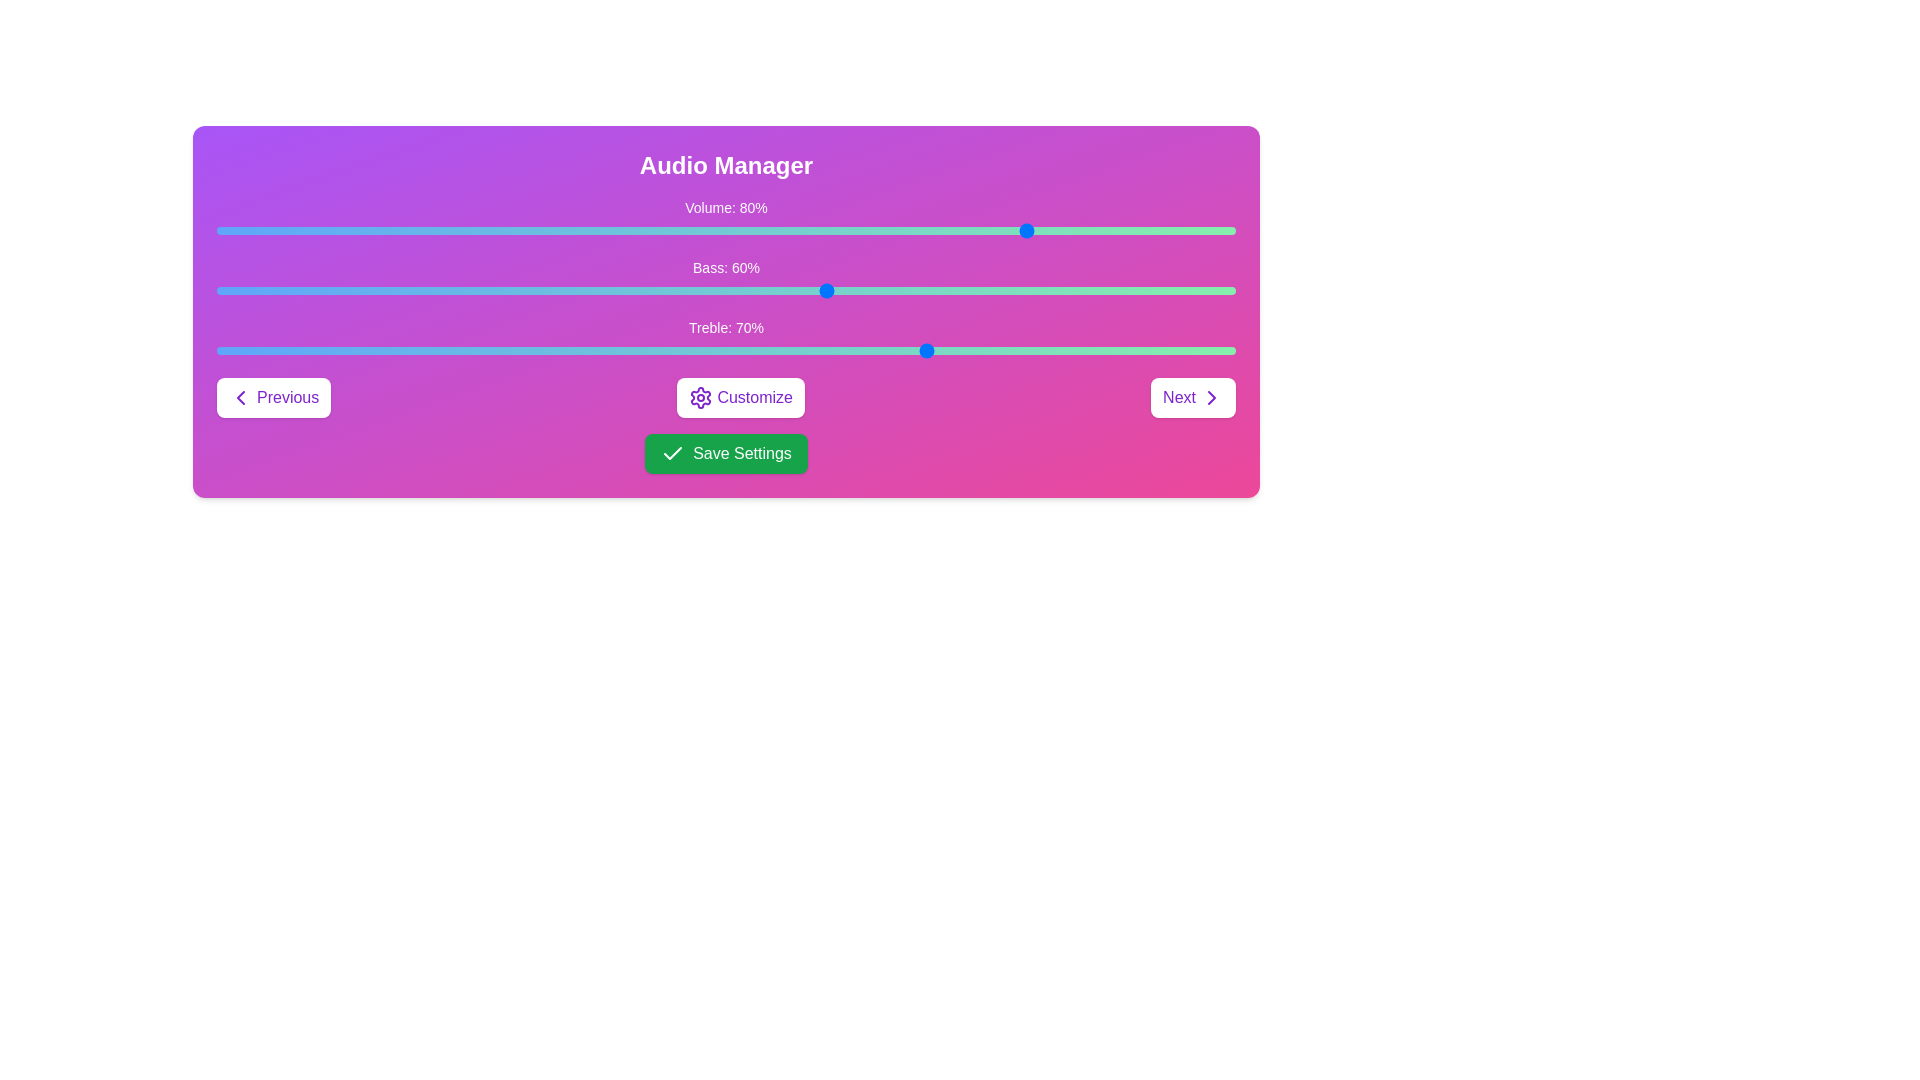 The width and height of the screenshot is (1920, 1080). Describe the element at coordinates (701, 397) in the screenshot. I see `the gear icon with a purple outline located to the left of the 'Customize' text within the button` at that location.